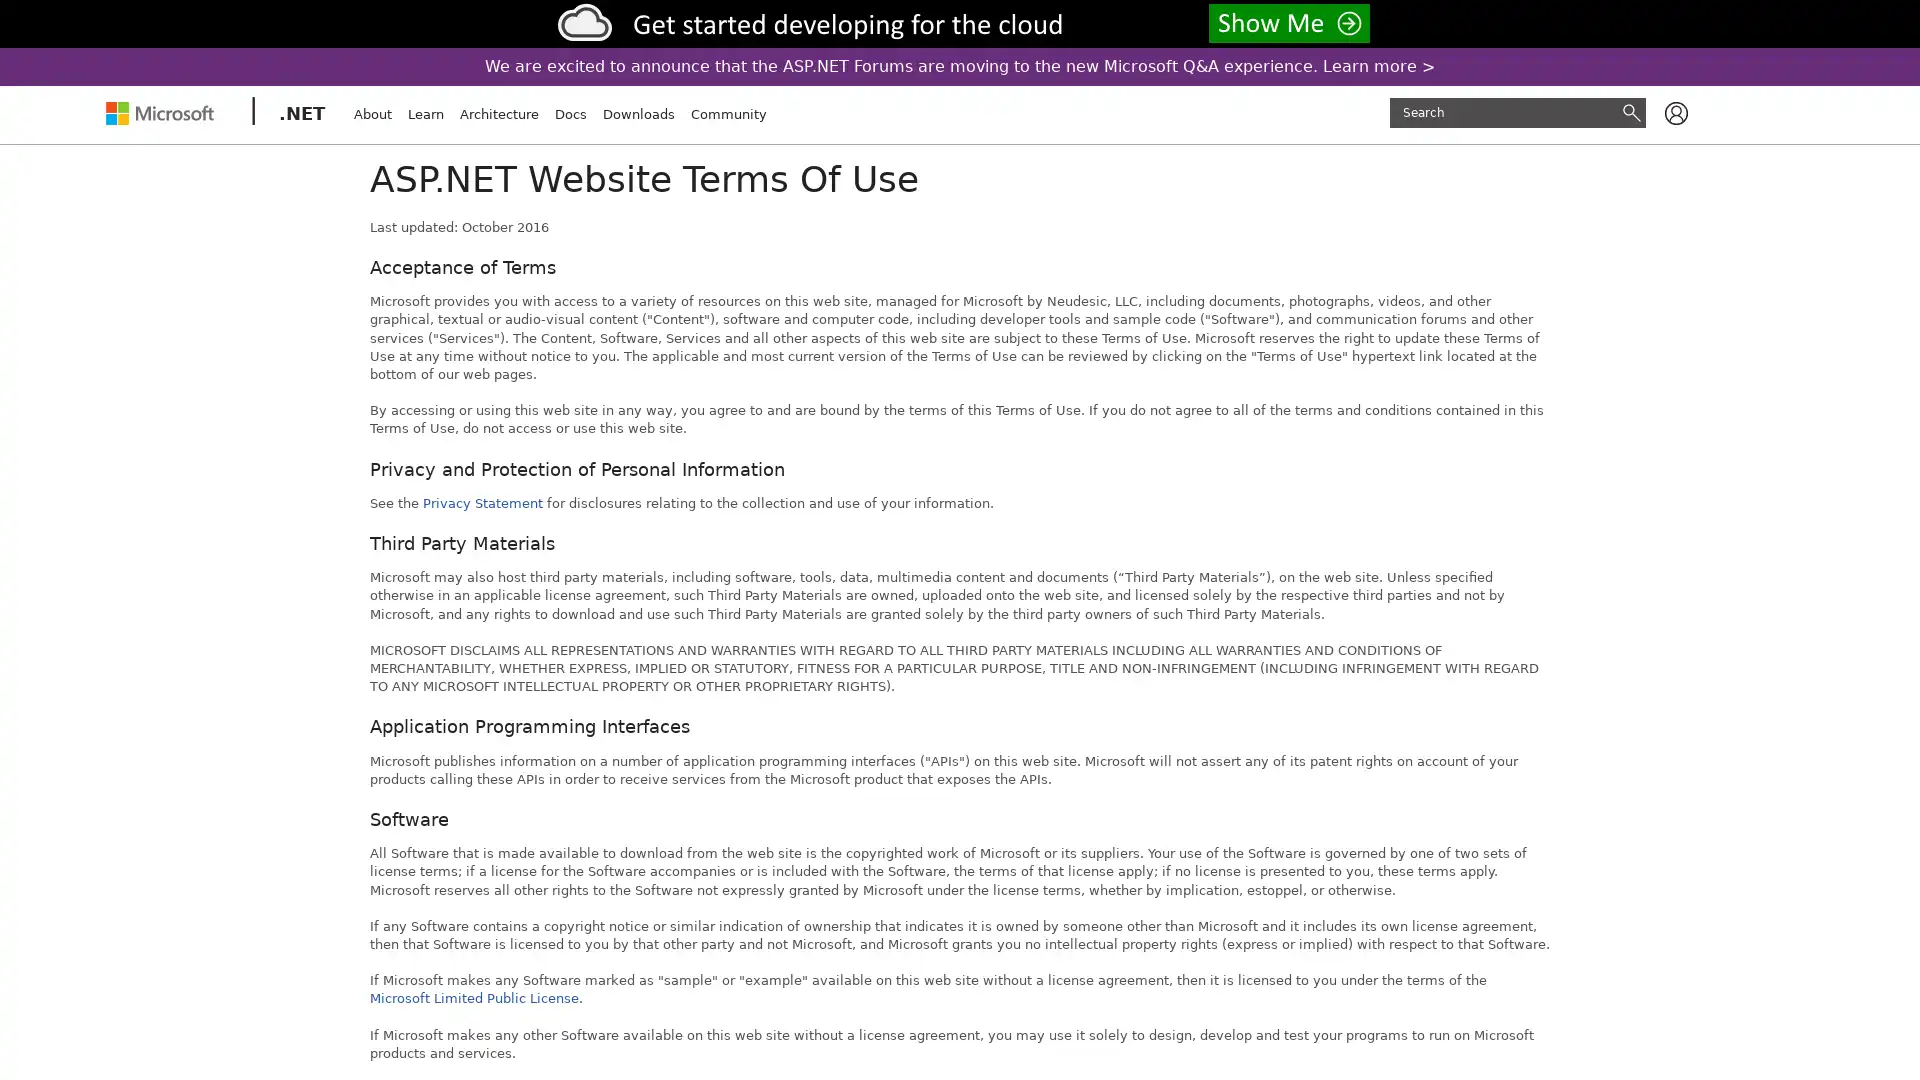  Describe the element at coordinates (1675, 111) in the screenshot. I see `Available actions for user` at that location.